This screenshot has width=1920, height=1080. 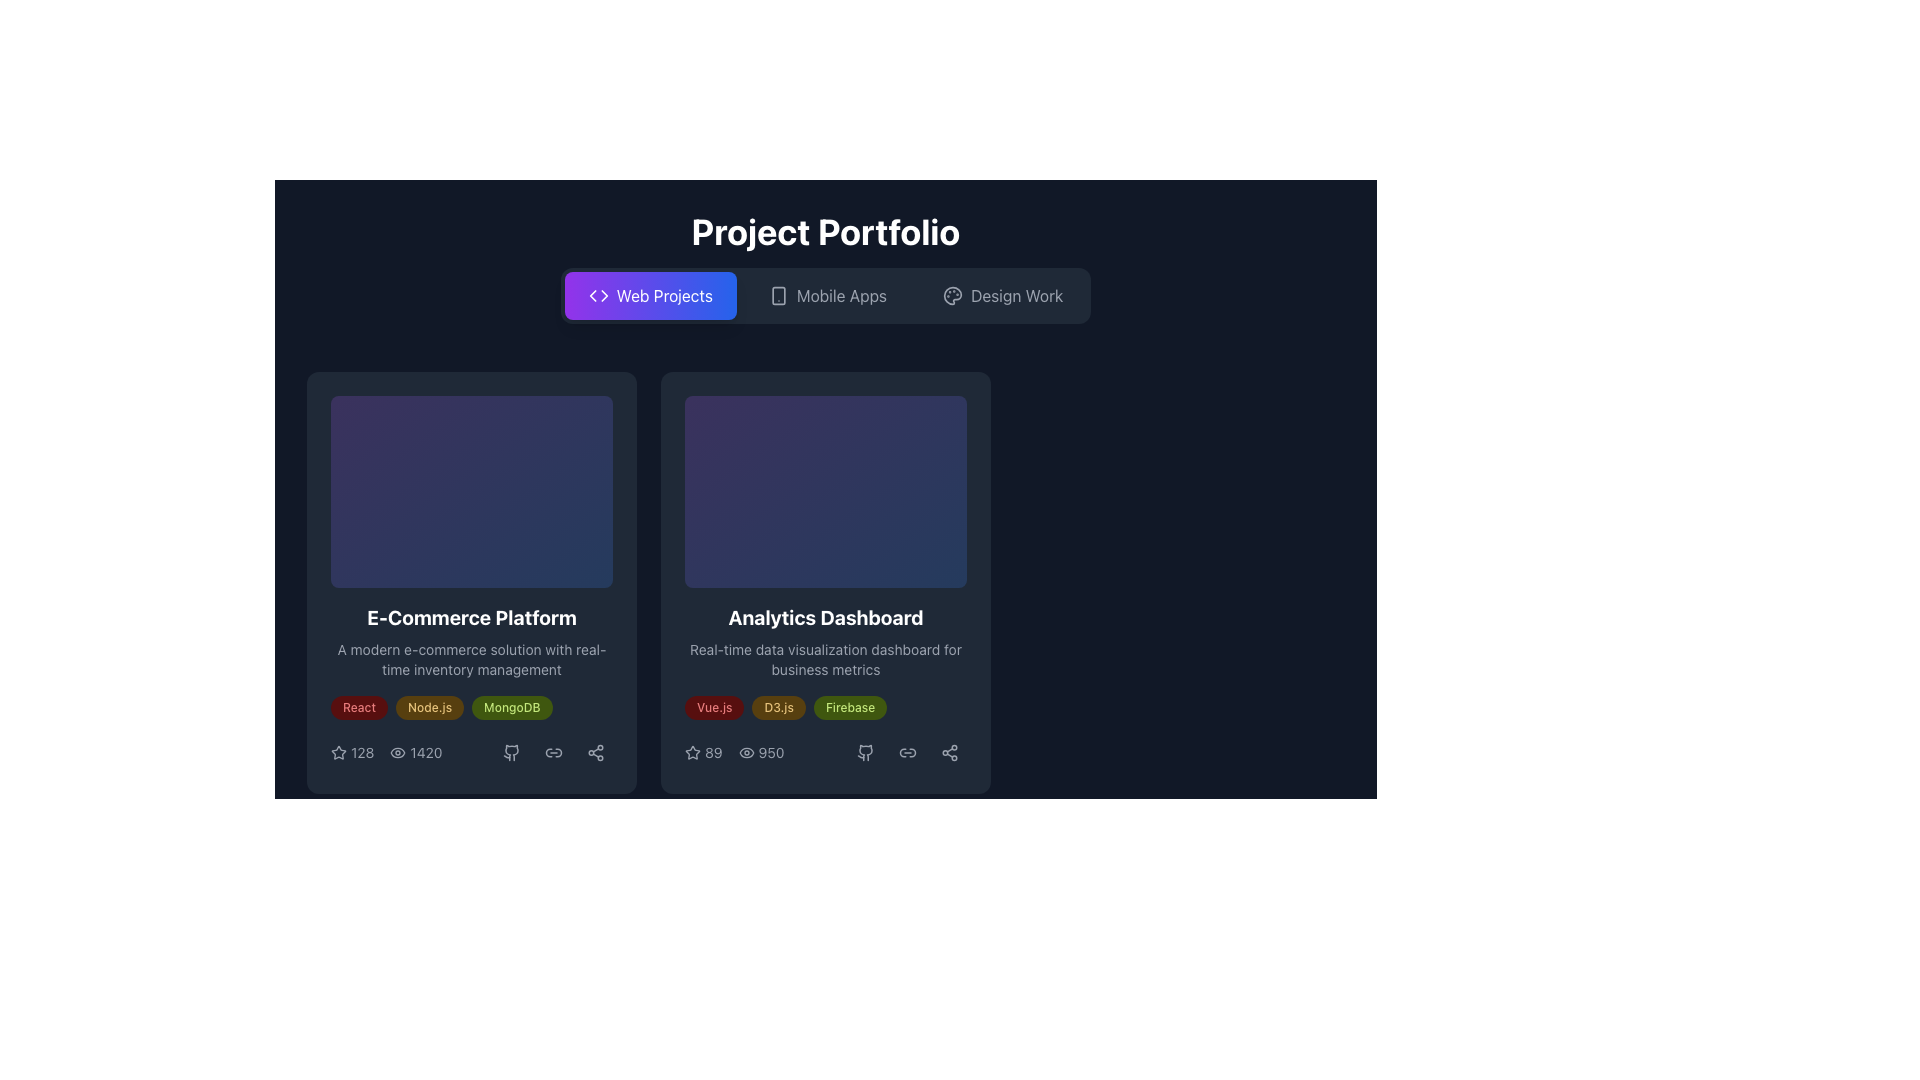 What do you see at coordinates (594, 752) in the screenshot?
I see `the sharing functionality icon, which is a gray icon with a central node and three surrounding nodes, located at the bottom-right corner of the 'E-Commerce Platform' card` at bounding box center [594, 752].